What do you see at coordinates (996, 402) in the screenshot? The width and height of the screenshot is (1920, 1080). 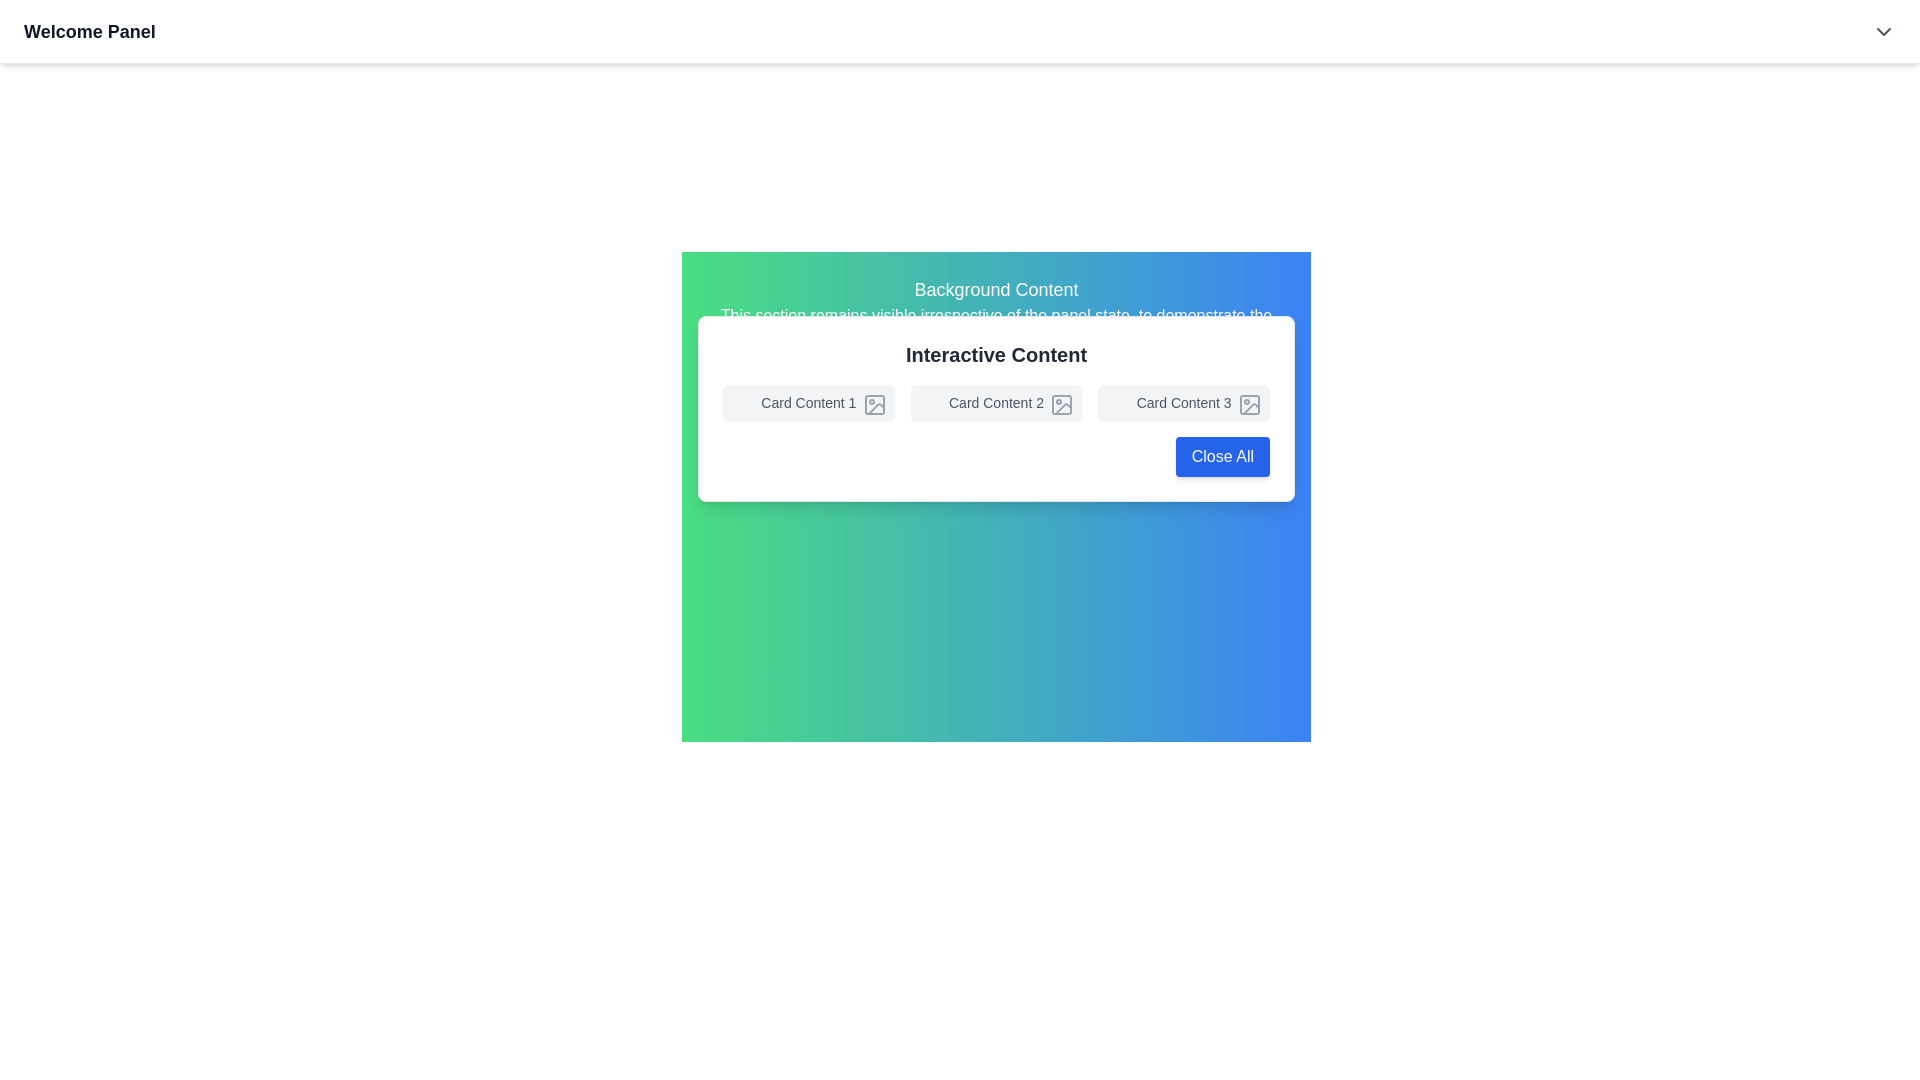 I see `the card component in the grid layout that is centered beneath the 'Interactive Content' text and above the 'Close All' button to interact with it` at bounding box center [996, 402].